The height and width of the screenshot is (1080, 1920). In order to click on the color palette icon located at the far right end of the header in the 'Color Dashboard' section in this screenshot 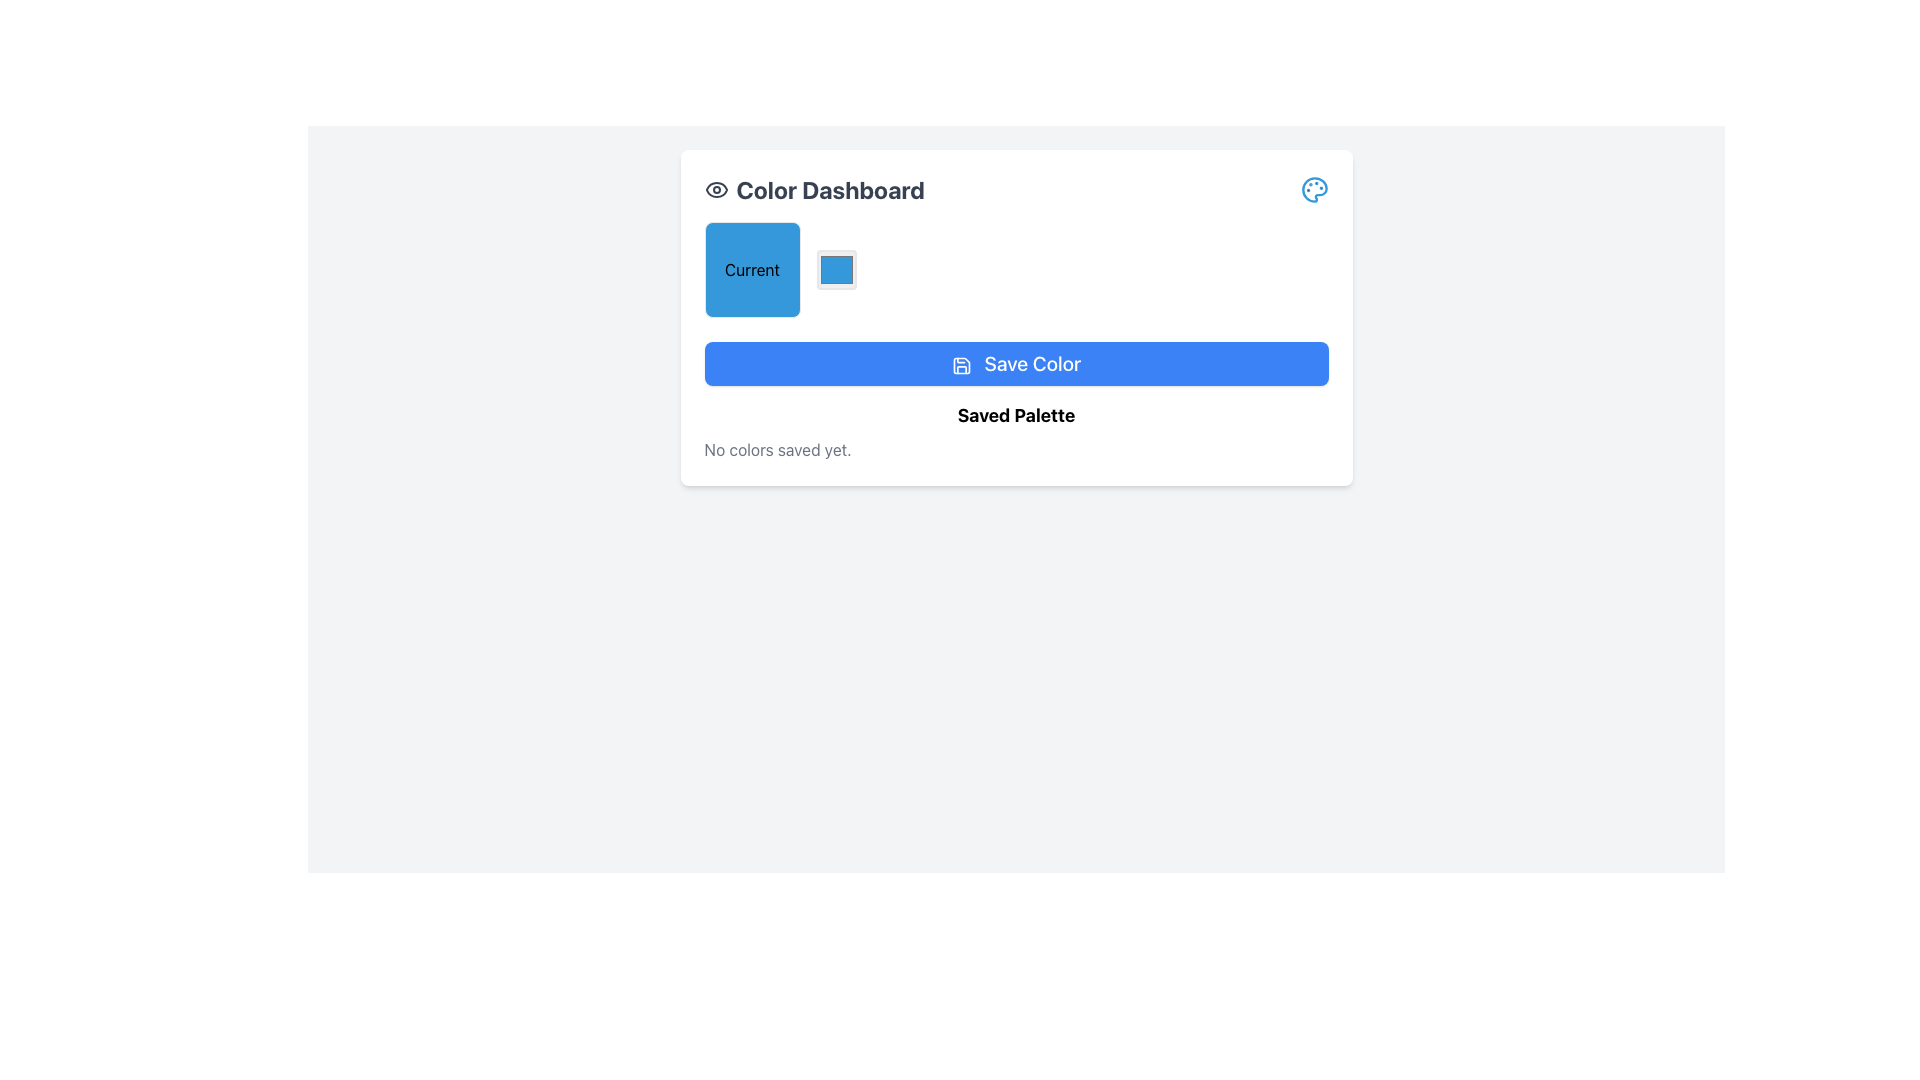, I will do `click(1314, 189)`.